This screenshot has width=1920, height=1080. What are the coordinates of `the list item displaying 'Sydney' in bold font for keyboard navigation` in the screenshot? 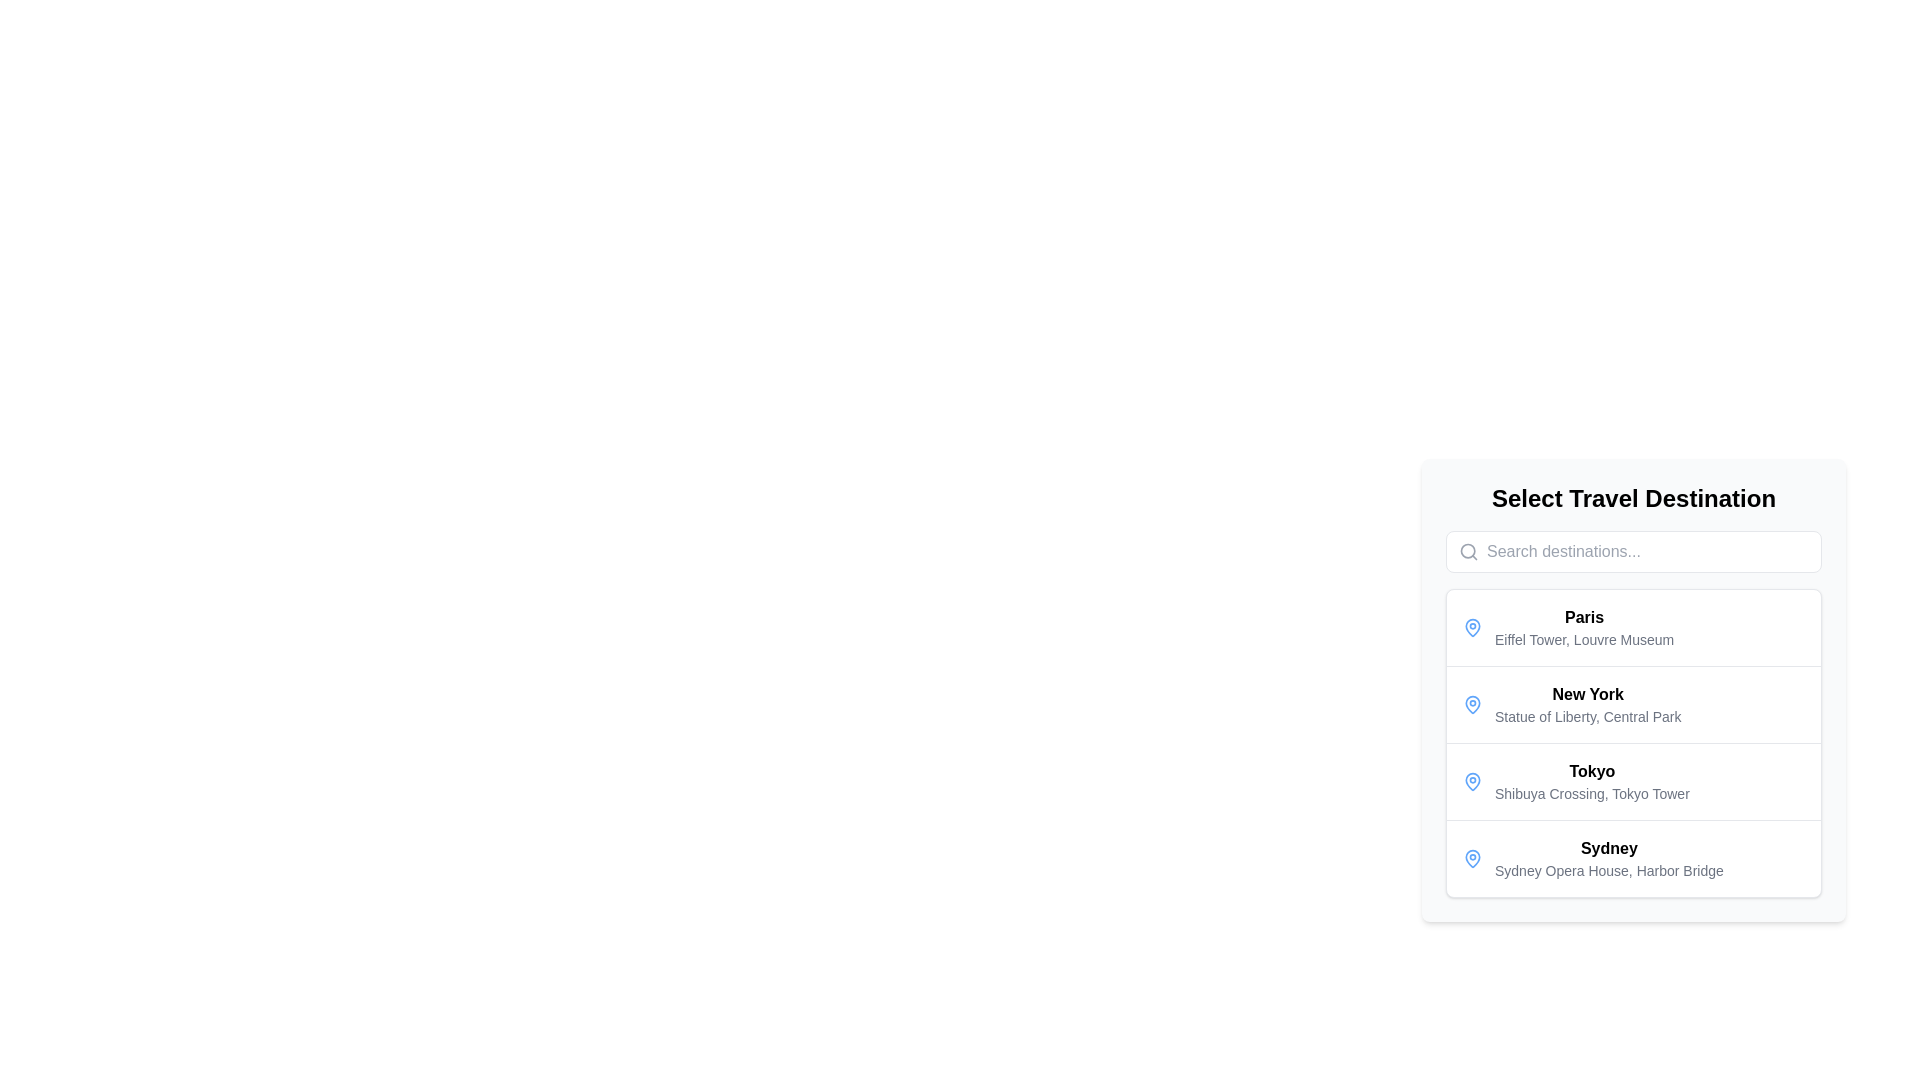 It's located at (1609, 858).